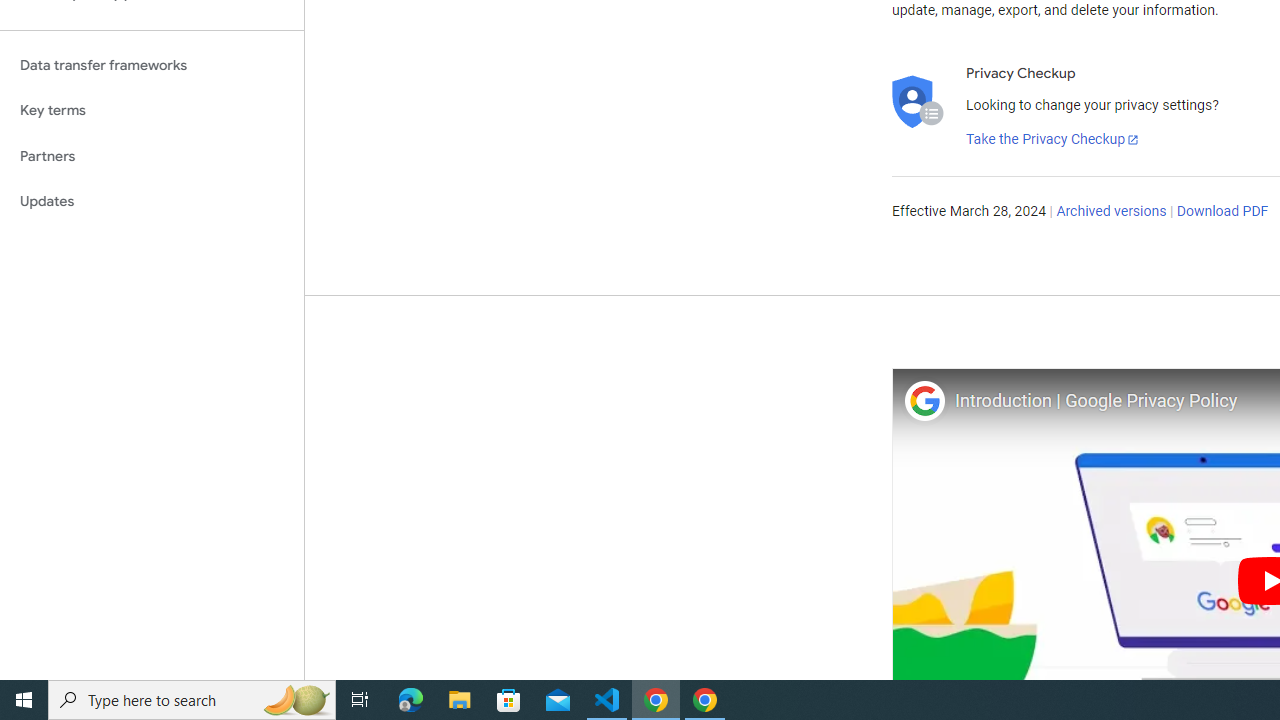 The height and width of the screenshot is (720, 1280). What do you see at coordinates (151, 155) in the screenshot?
I see `'Partners'` at bounding box center [151, 155].